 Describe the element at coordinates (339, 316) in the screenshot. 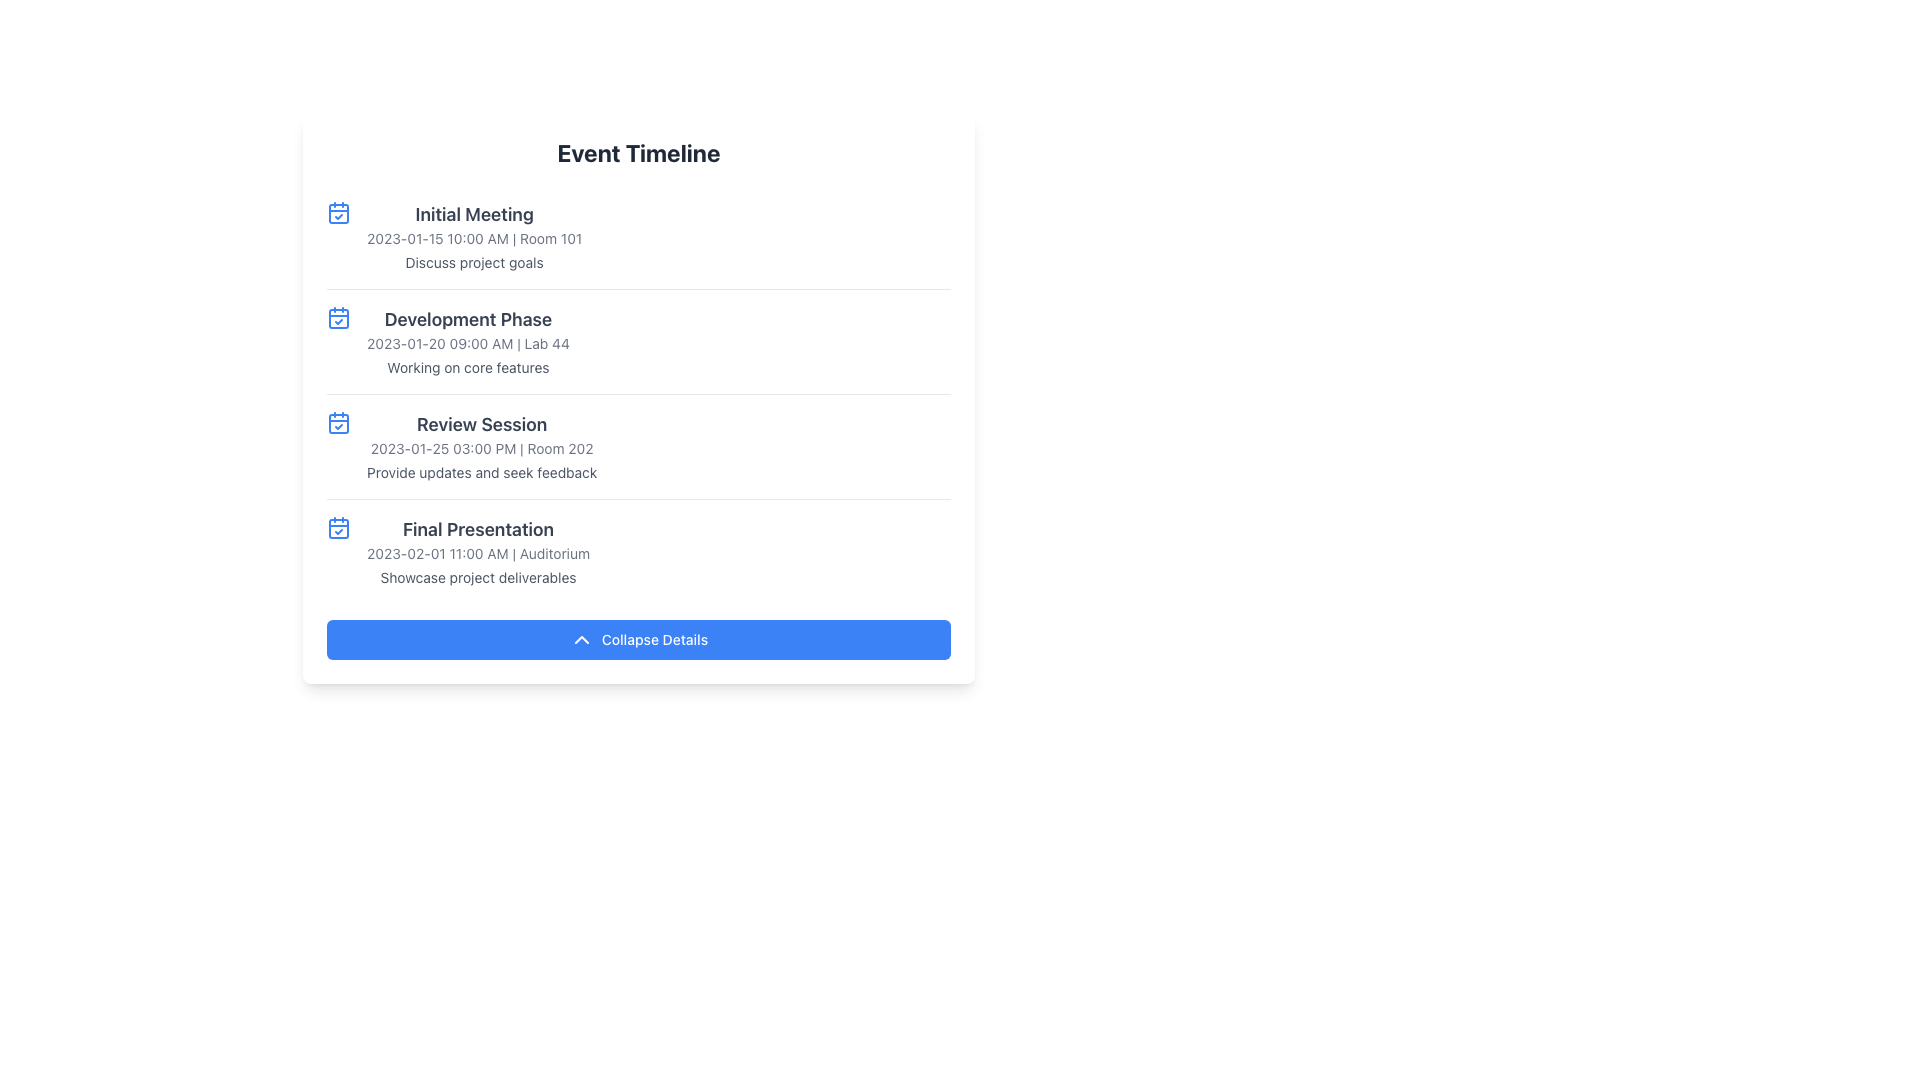

I see `the calendar icon with a checkmark styled in blue, located to the left of the 'Development Phase' text in the 'Event Timeline' section` at that location.